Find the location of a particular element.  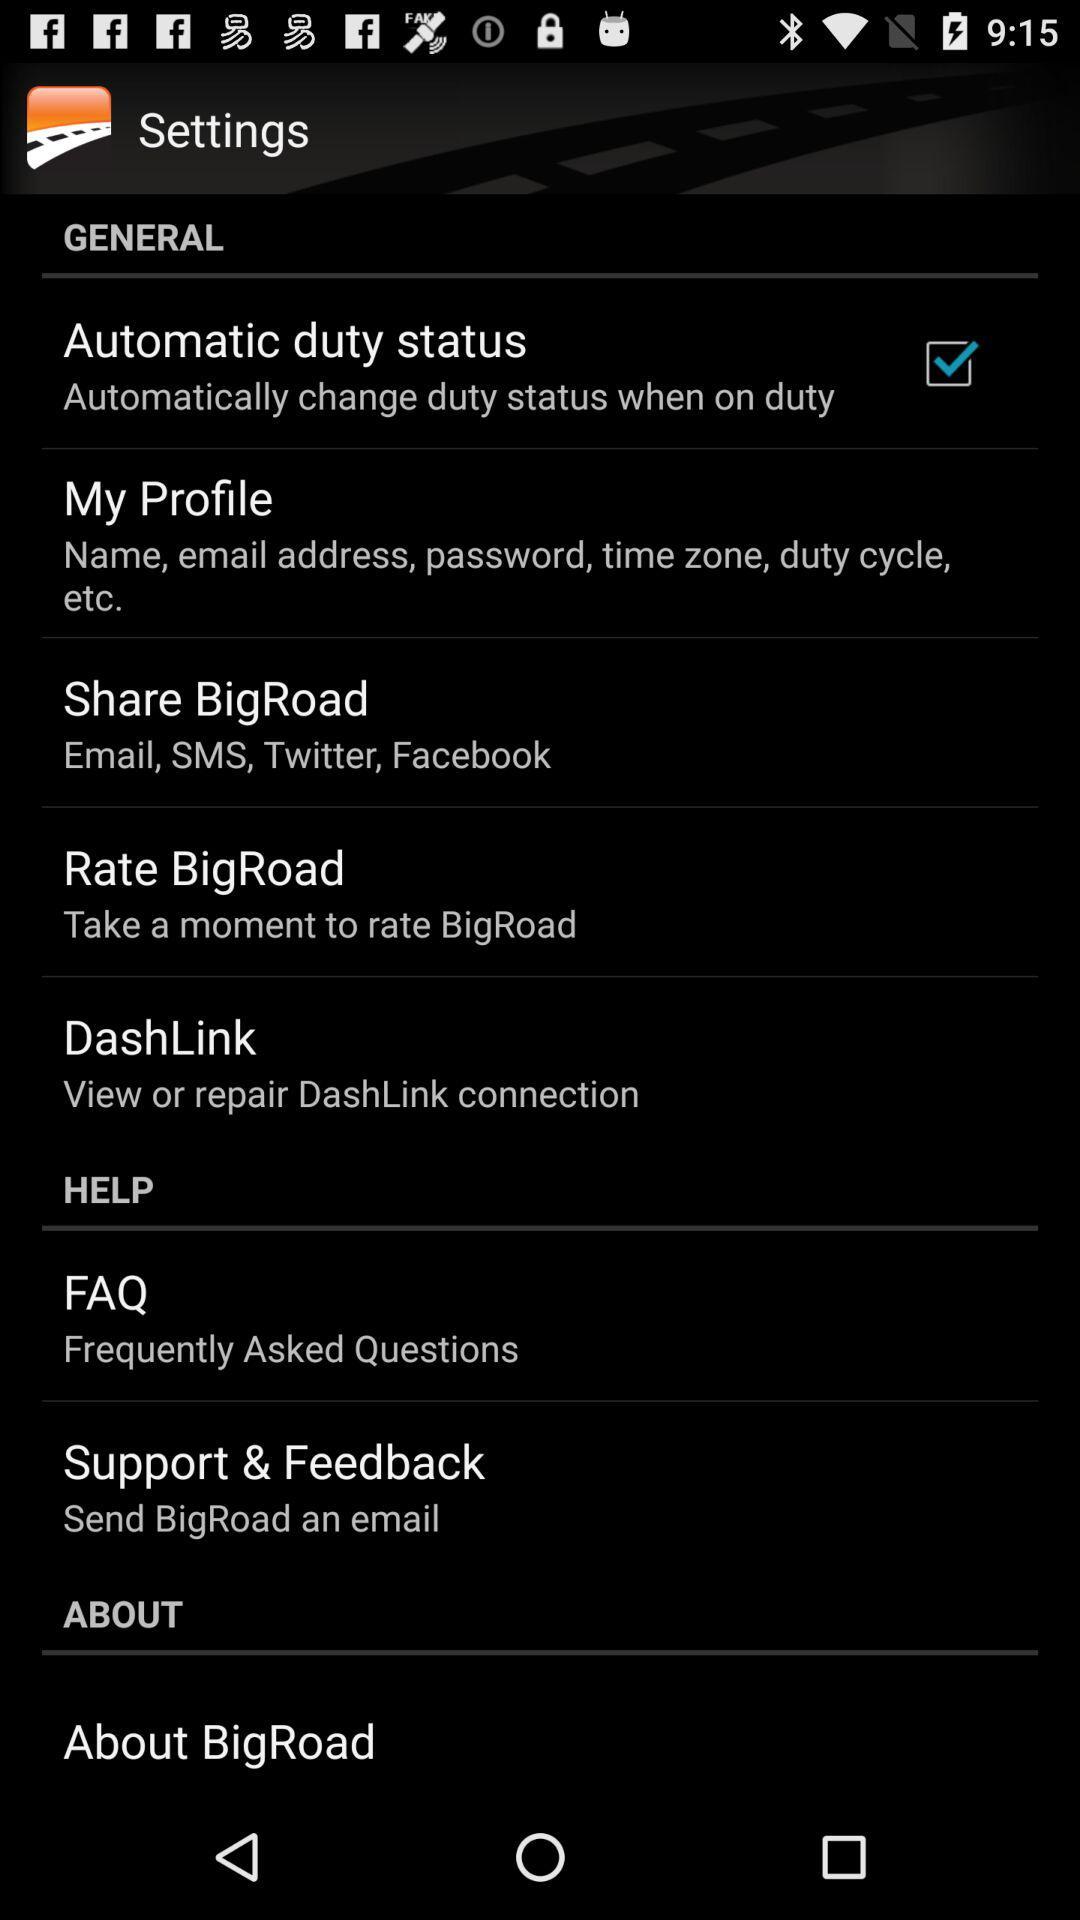

the app next to automatically change duty icon is located at coordinates (947, 363).